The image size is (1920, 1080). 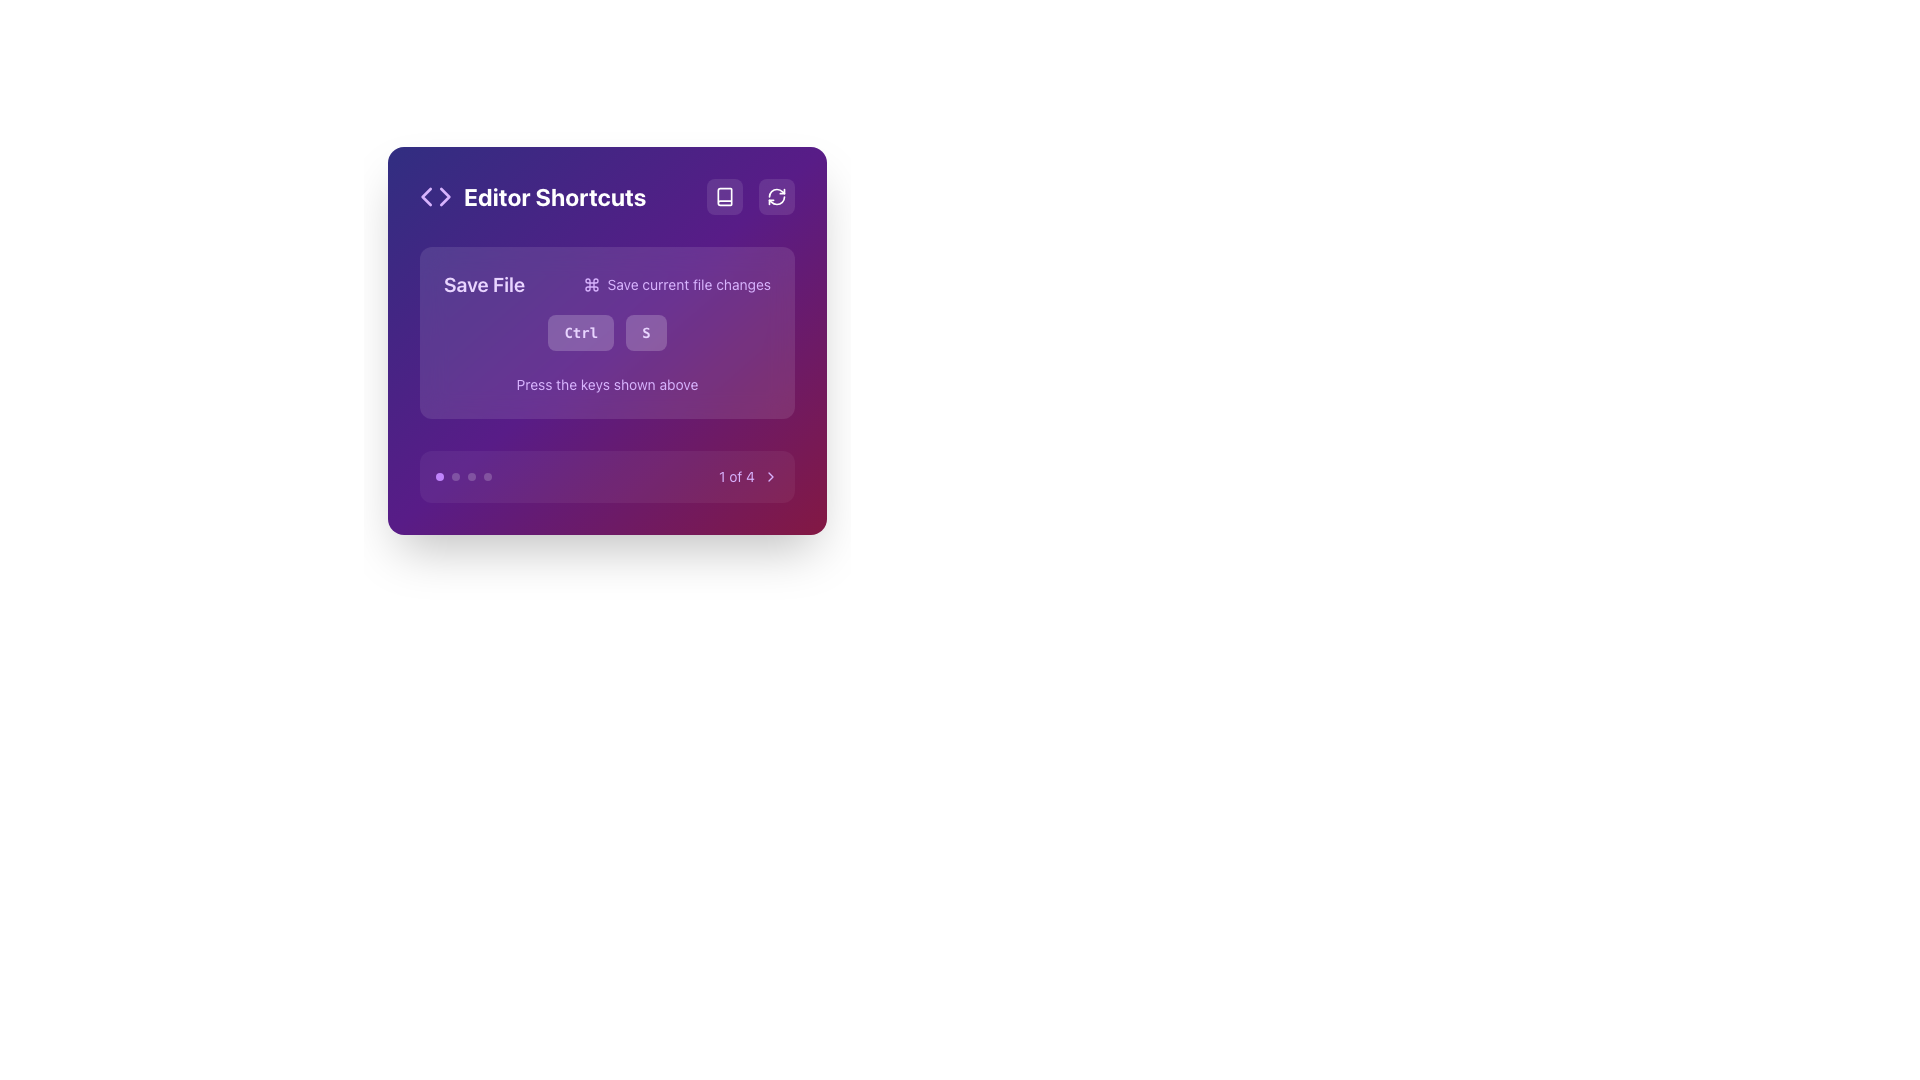 What do you see at coordinates (533, 196) in the screenshot?
I see `the Label with icon that serves as the title of the card, located at the top left of the card adjacent to other icons` at bounding box center [533, 196].